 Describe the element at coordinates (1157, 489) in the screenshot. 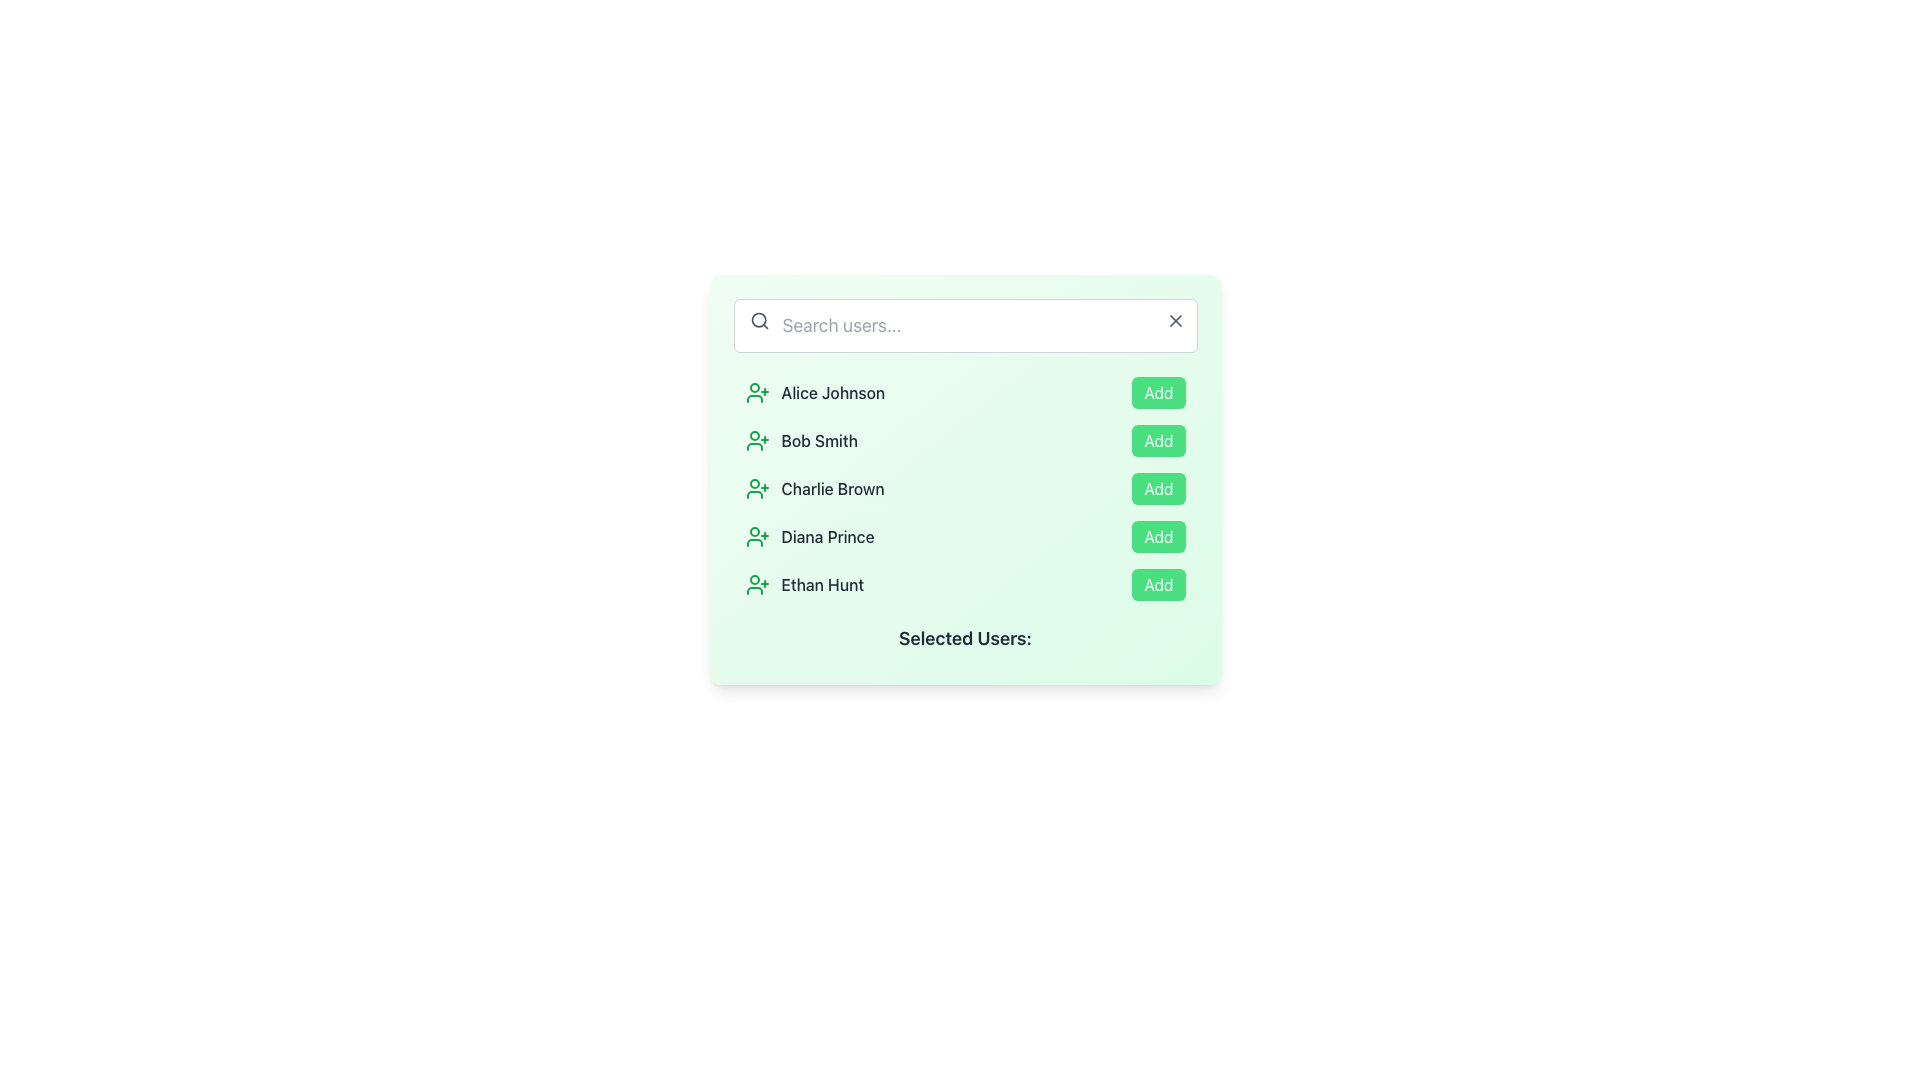

I see `the 'Add' button located to the right of the user 'Charlie Brown' in the vertically ordered list` at that location.